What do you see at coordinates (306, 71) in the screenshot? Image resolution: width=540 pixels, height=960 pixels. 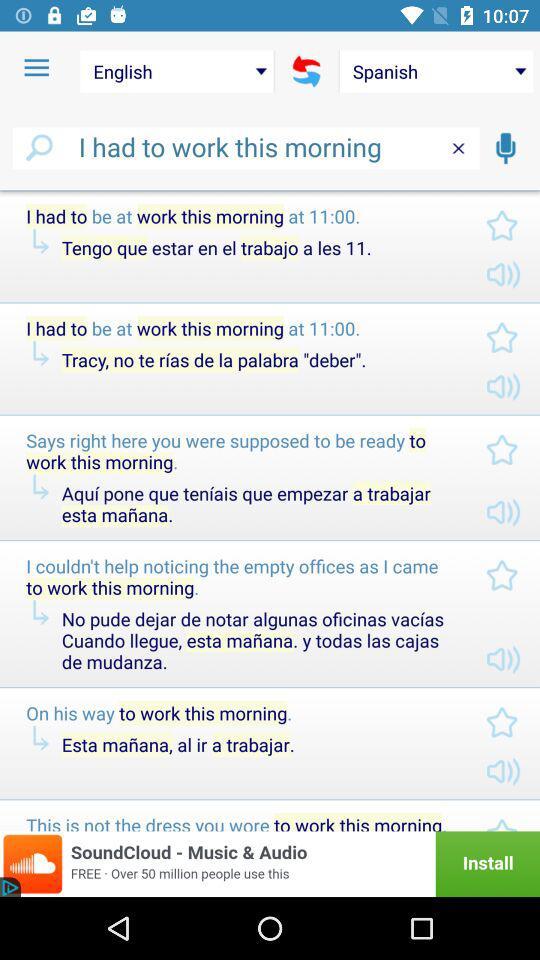 I see `icon above i had to` at bounding box center [306, 71].